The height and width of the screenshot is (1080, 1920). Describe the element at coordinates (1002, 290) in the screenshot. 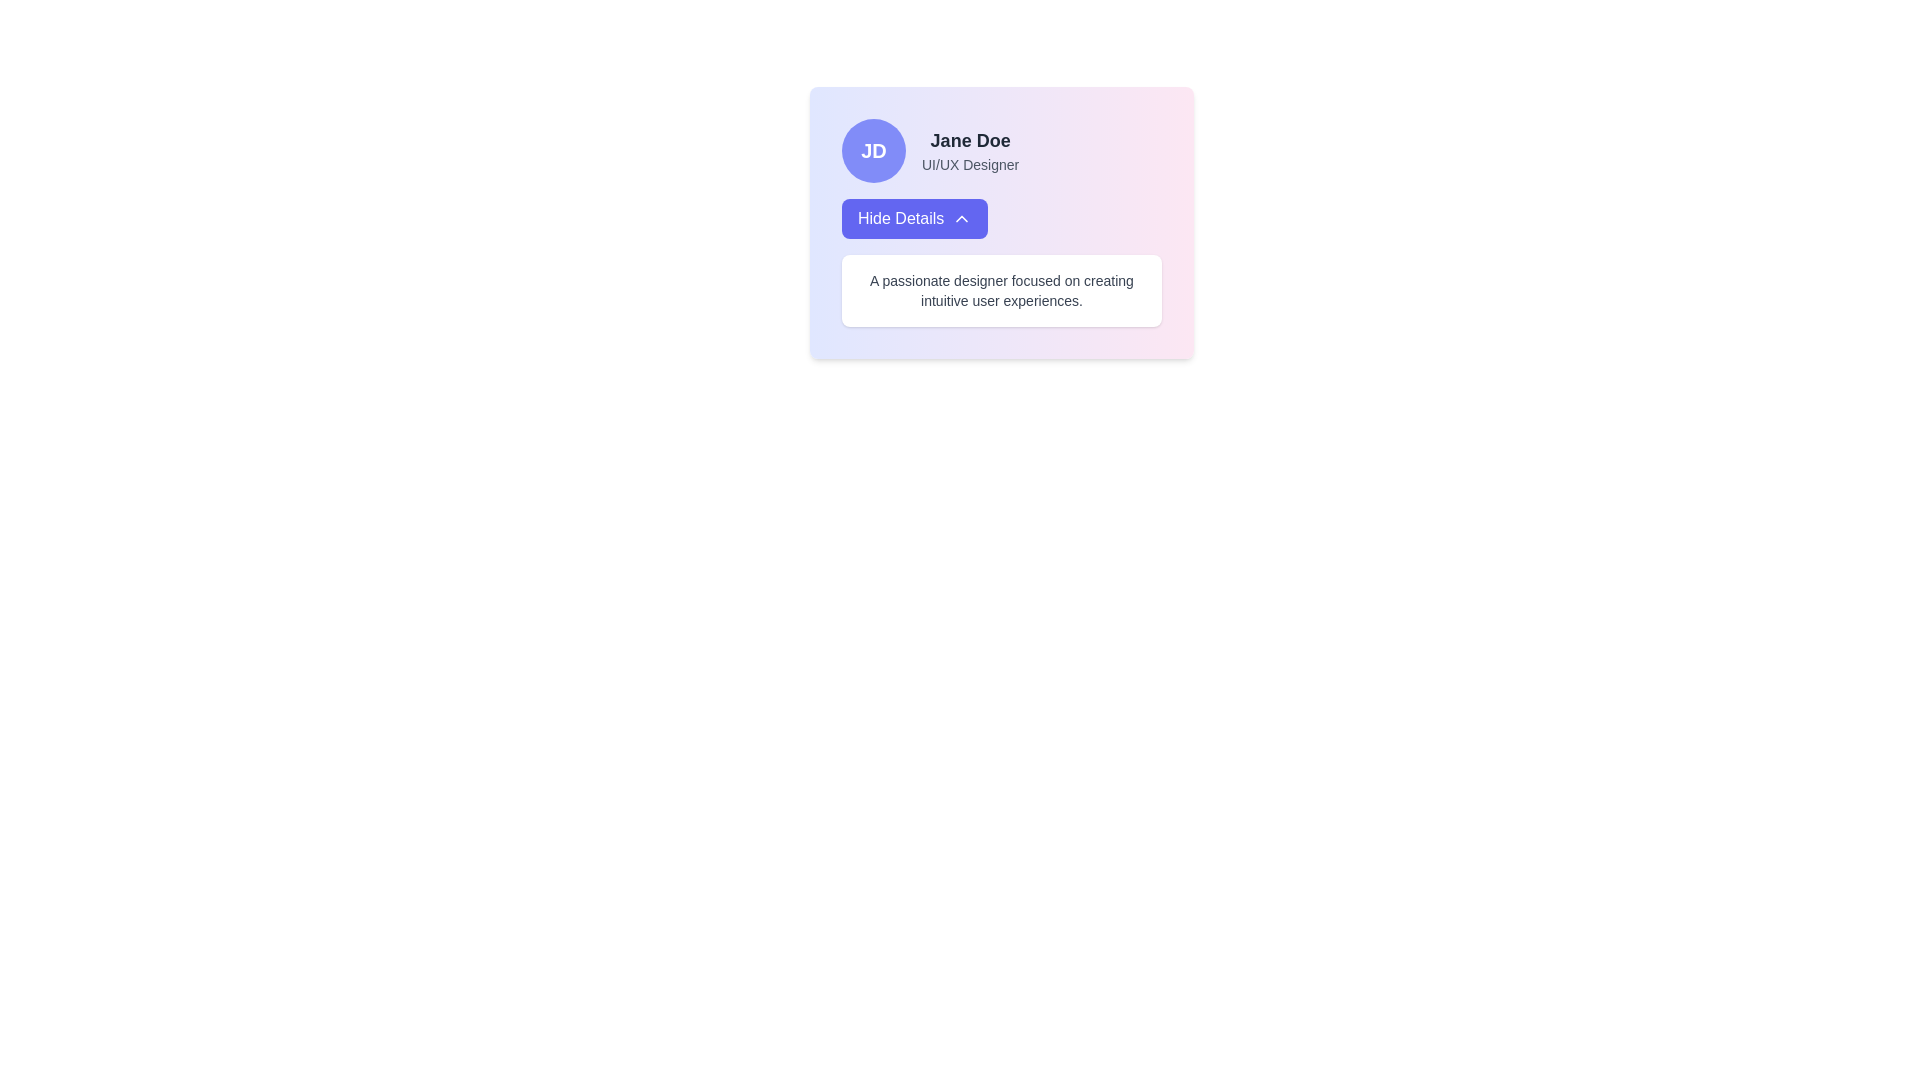

I see `the text label that provides a descriptive summary of the individual's professional focus or expertise, located below the 'Hide Details' button in the white rectangular section` at that location.